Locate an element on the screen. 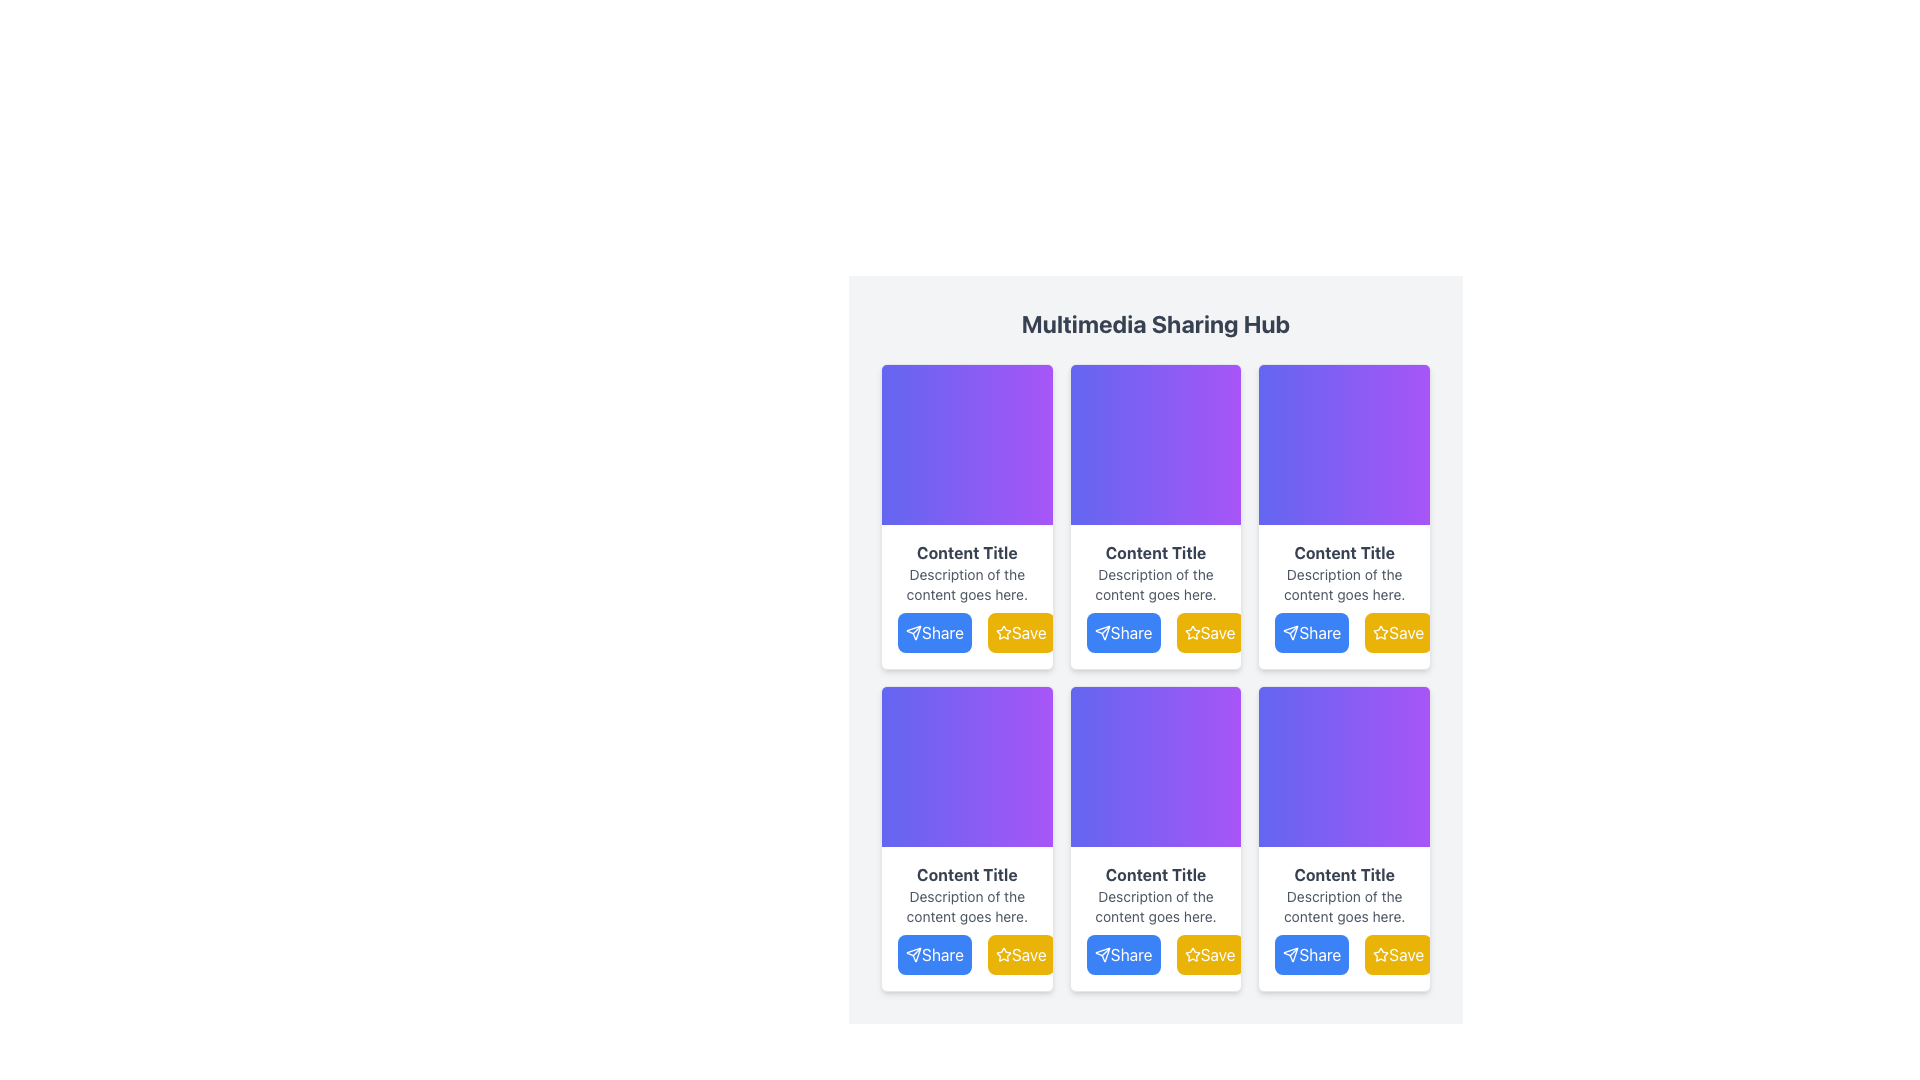 This screenshot has width=1920, height=1080. text element styled in gray, small-sized font that reads 'Description of the content goes here.' This text is positioned below the title 'Content Title' and above the 'Share' and 'Save' buttons, located in the rightmost card of a three-column grid is located at coordinates (1344, 585).